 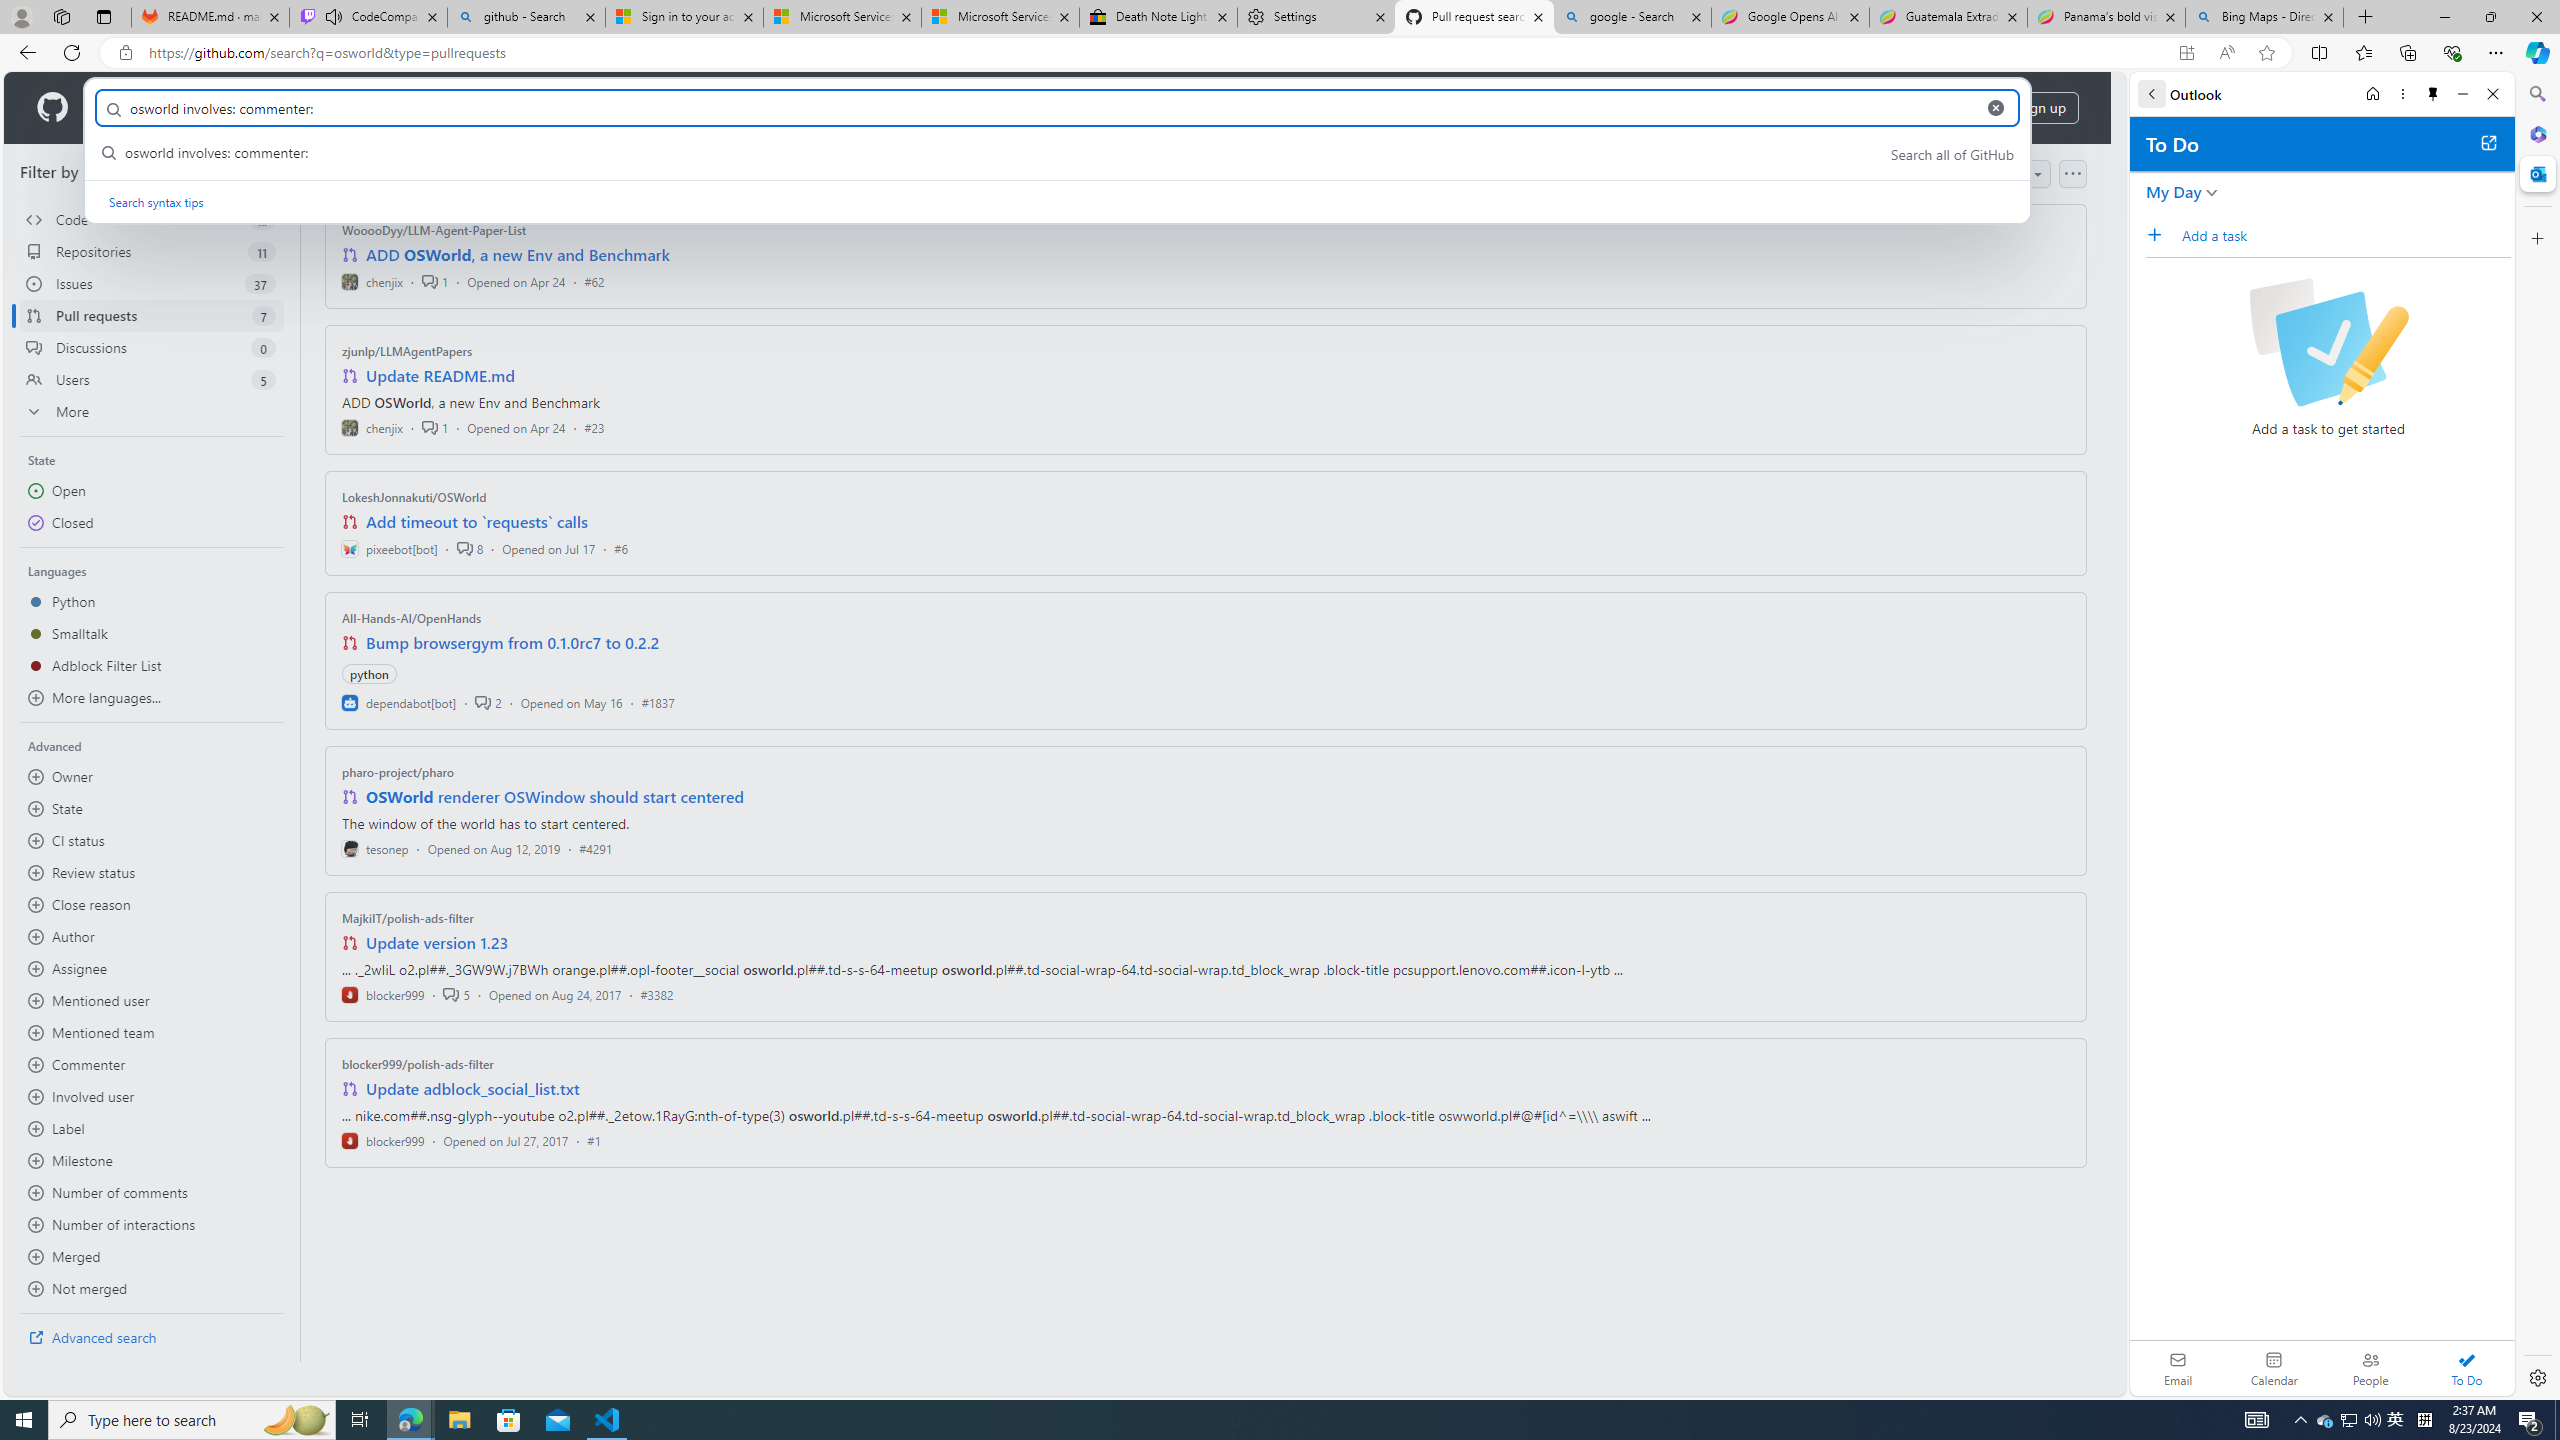 What do you see at coordinates (334, 15) in the screenshot?
I see `'Mute tab'` at bounding box center [334, 15].